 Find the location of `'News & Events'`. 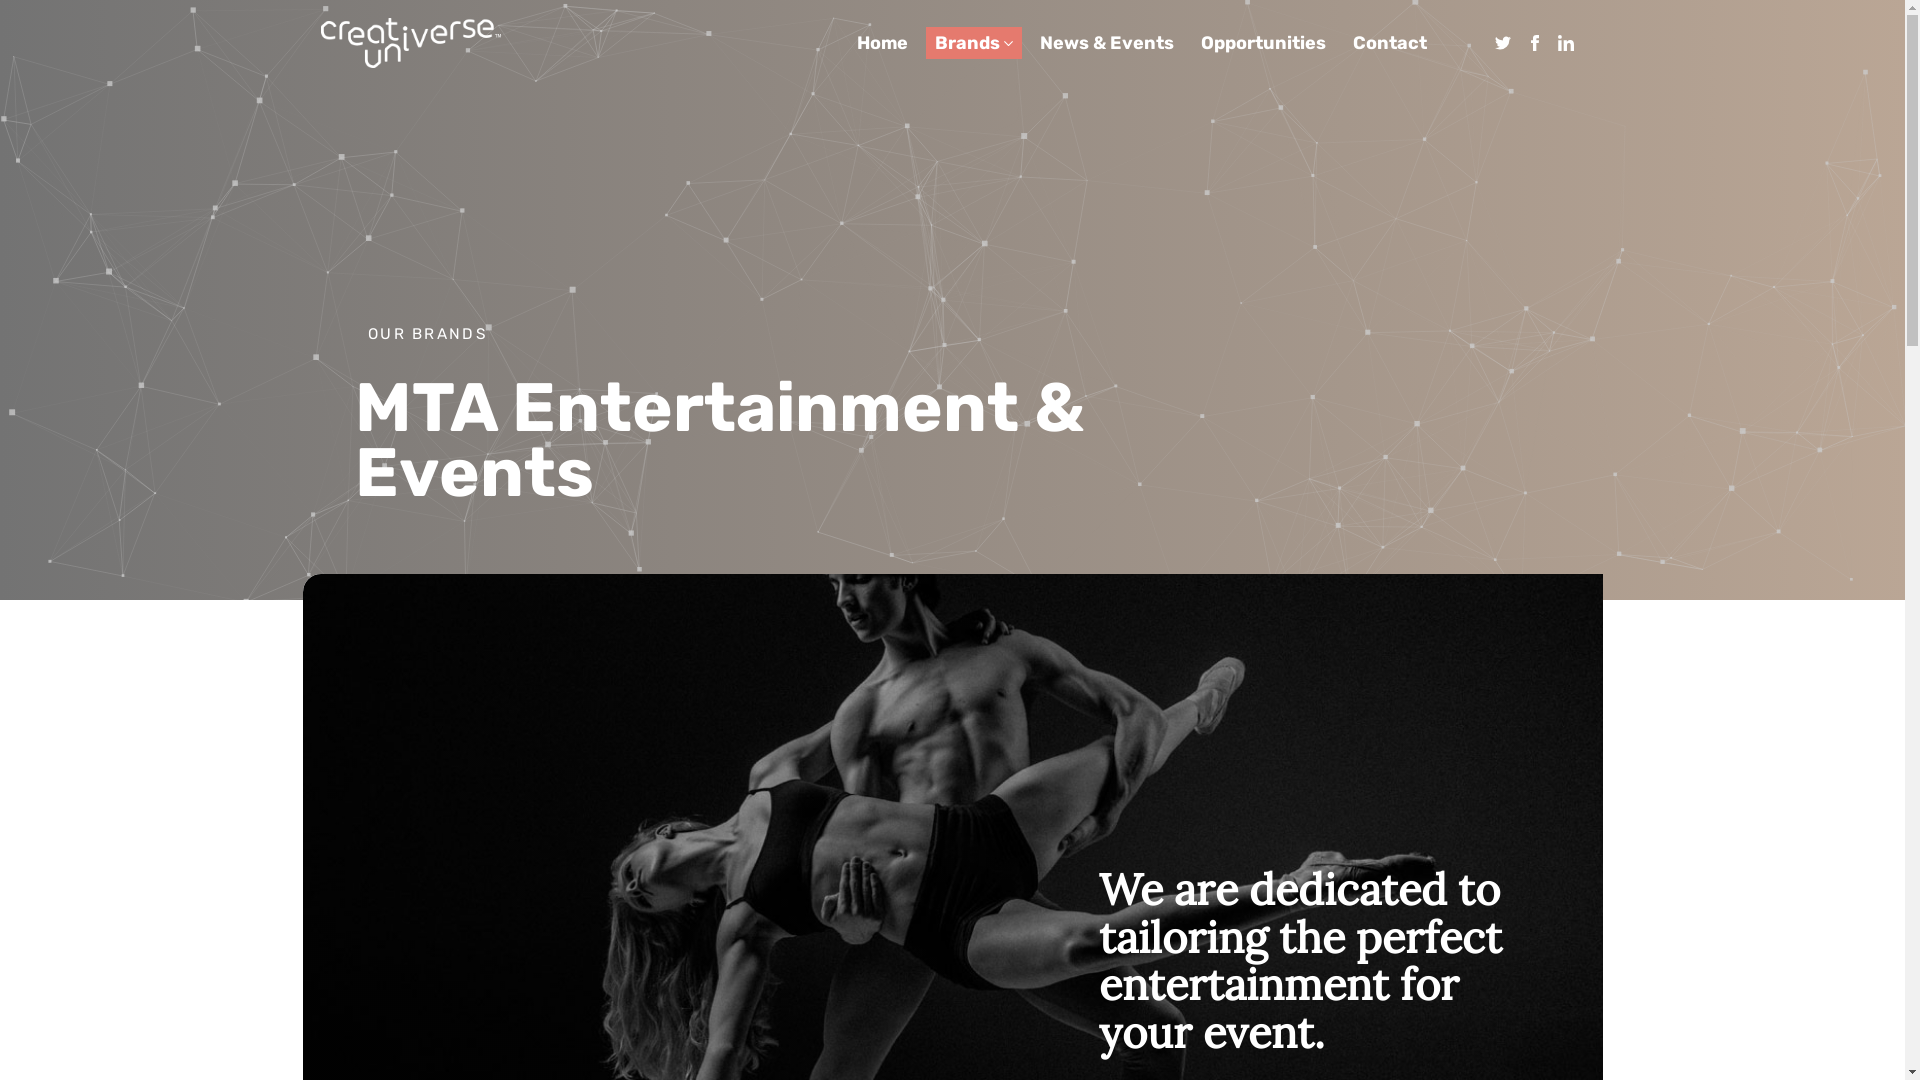

'News & Events' is located at coordinates (1106, 42).